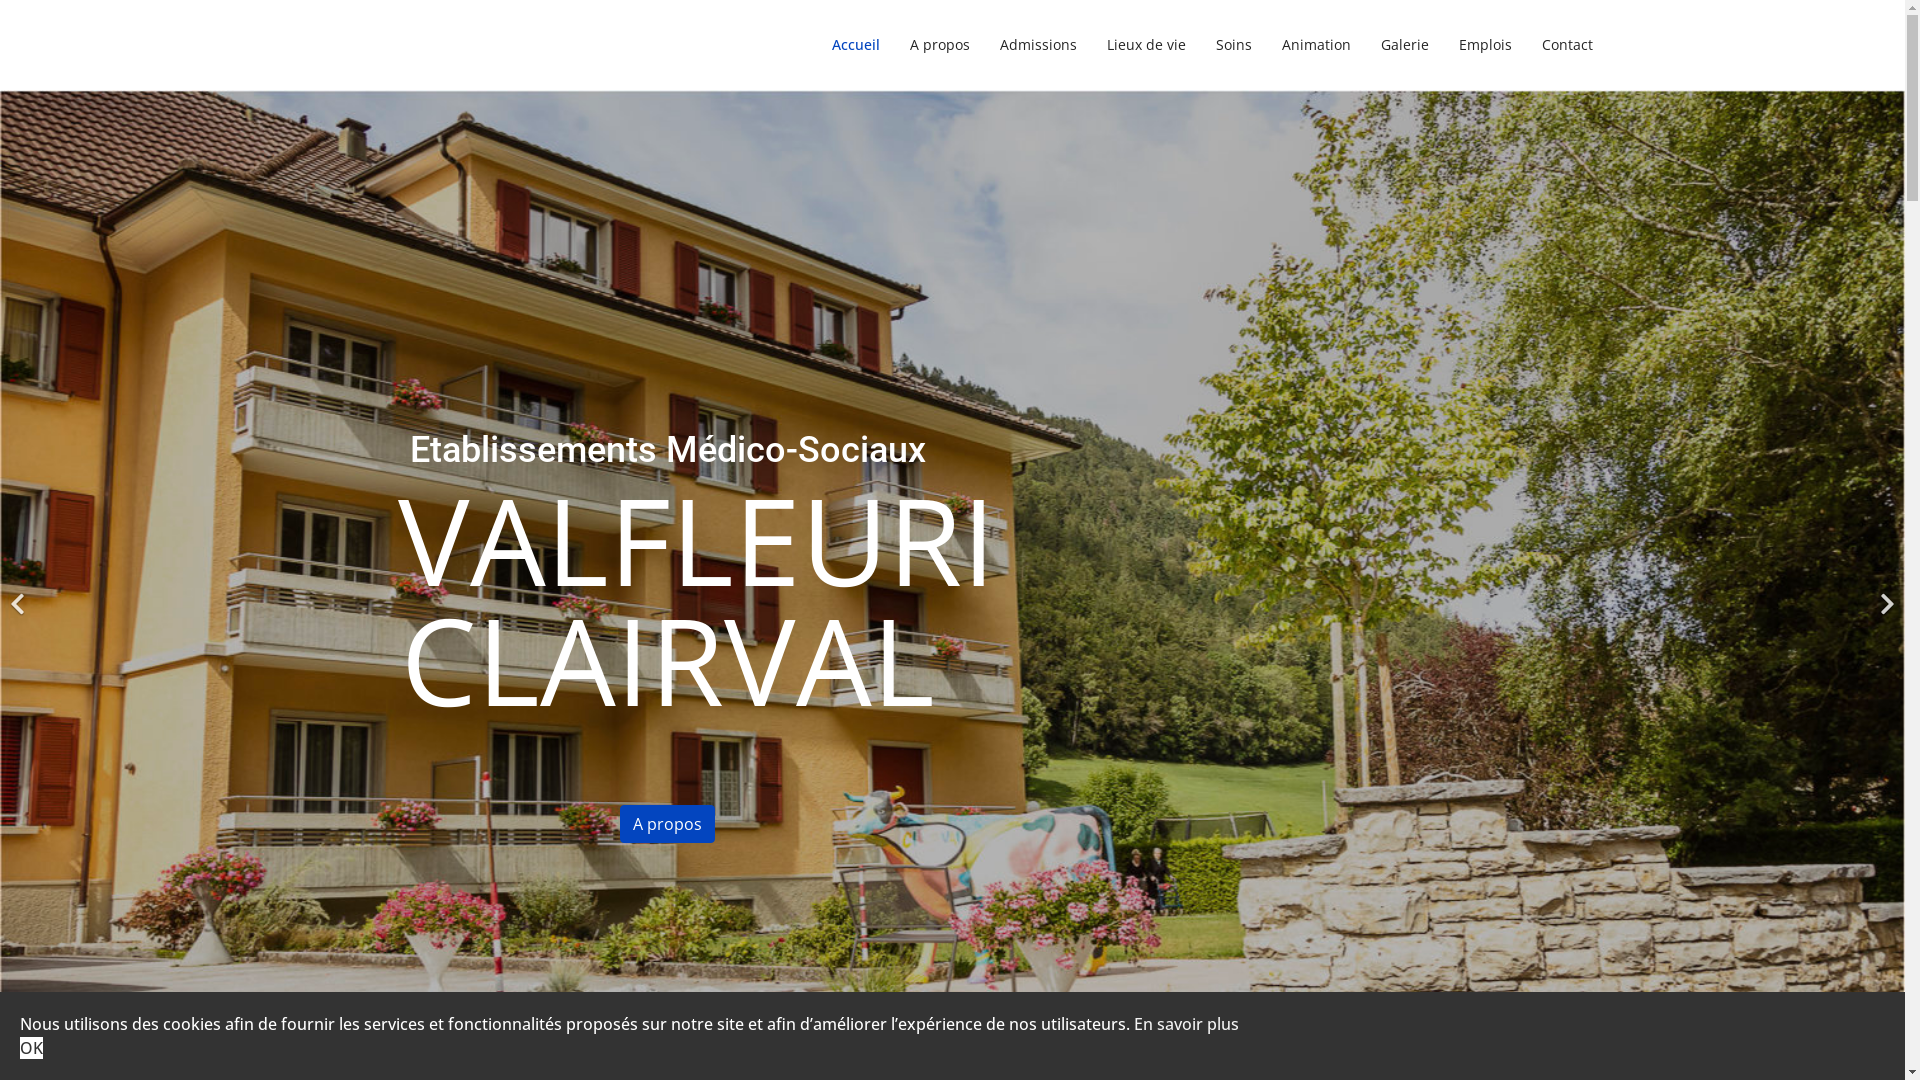 This screenshot has width=1920, height=1080. What do you see at coordinates (1037, 45) in the screenshot?
I see `'Admissions'` at bounding box center [1037, 45].